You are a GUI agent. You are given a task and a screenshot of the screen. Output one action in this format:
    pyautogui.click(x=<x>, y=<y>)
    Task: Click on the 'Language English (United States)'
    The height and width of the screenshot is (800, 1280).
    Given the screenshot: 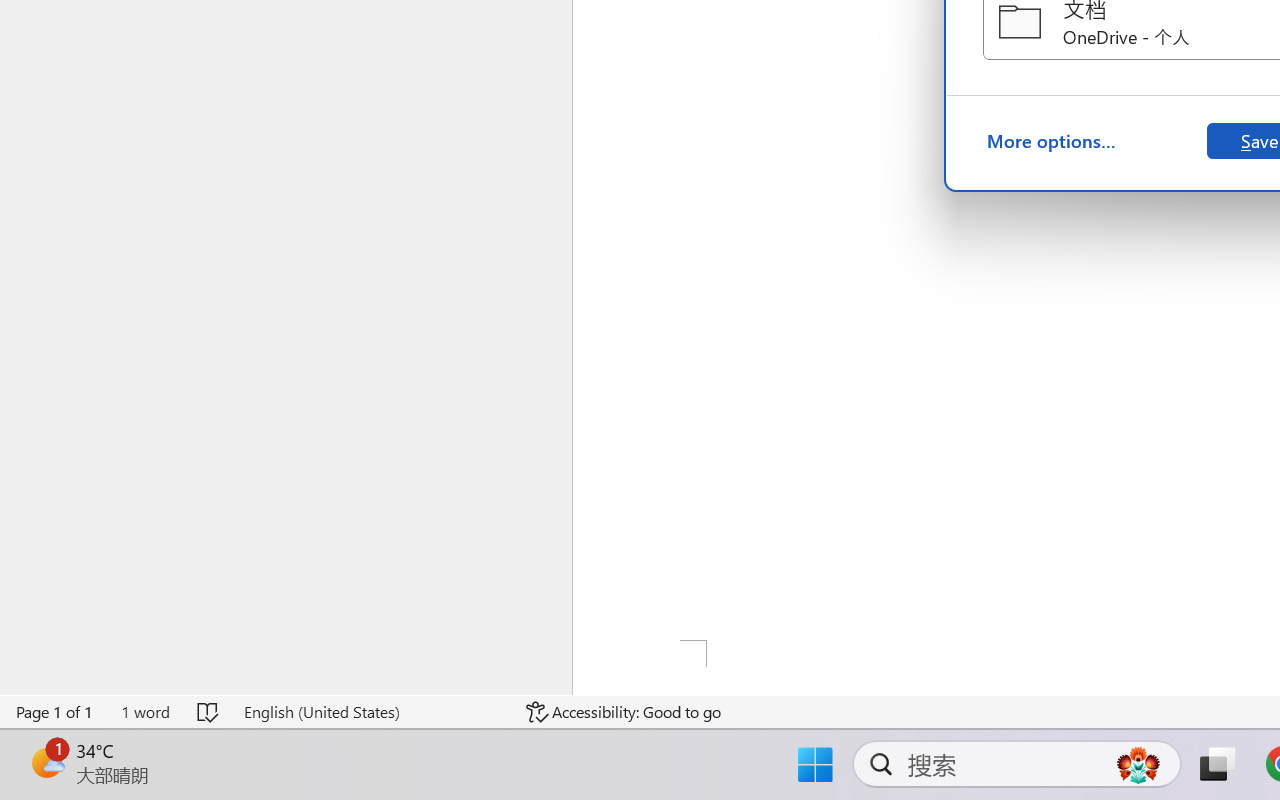 What is the action you would take?
    pyautogui.click(x=371, y=711)
    